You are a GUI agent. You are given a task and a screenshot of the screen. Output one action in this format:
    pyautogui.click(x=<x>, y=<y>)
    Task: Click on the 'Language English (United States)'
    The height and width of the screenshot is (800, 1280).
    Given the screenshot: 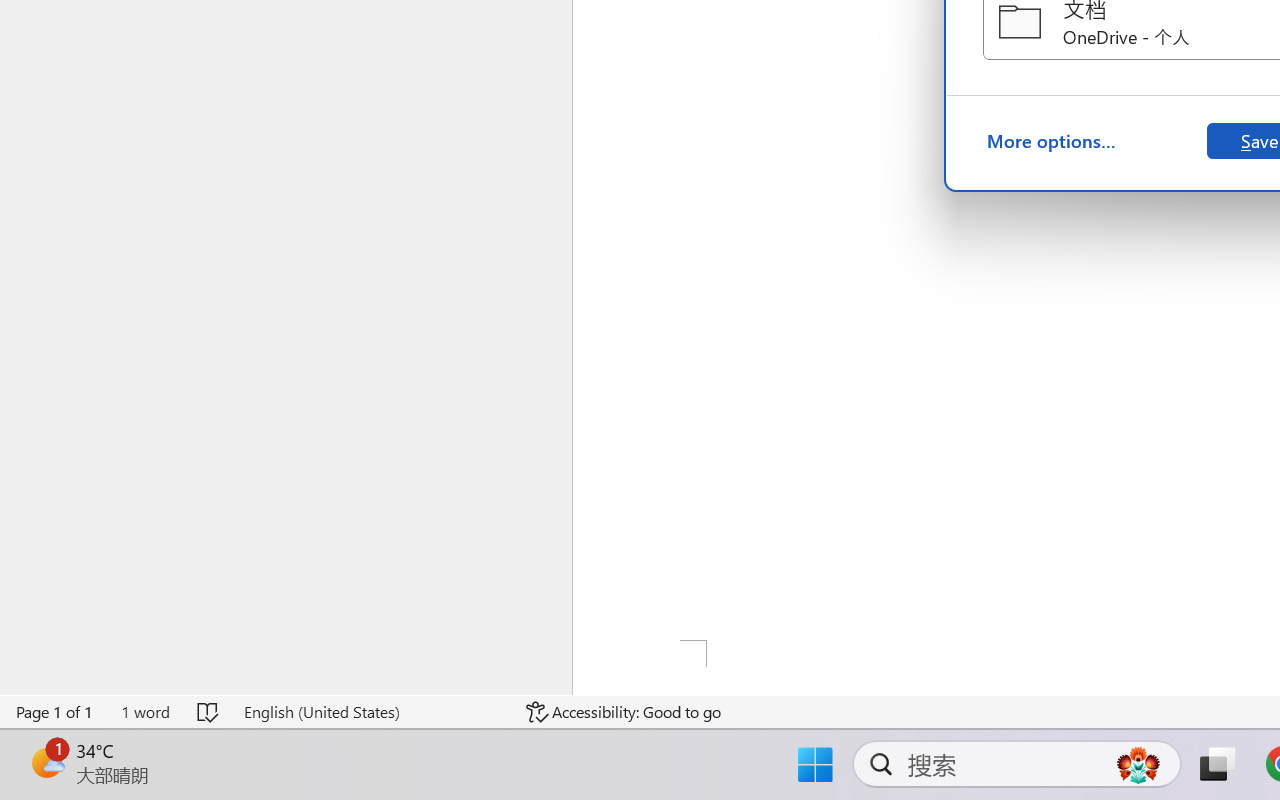 What is the action you would take?
    pyautogui.click(x=371, y=711)
    